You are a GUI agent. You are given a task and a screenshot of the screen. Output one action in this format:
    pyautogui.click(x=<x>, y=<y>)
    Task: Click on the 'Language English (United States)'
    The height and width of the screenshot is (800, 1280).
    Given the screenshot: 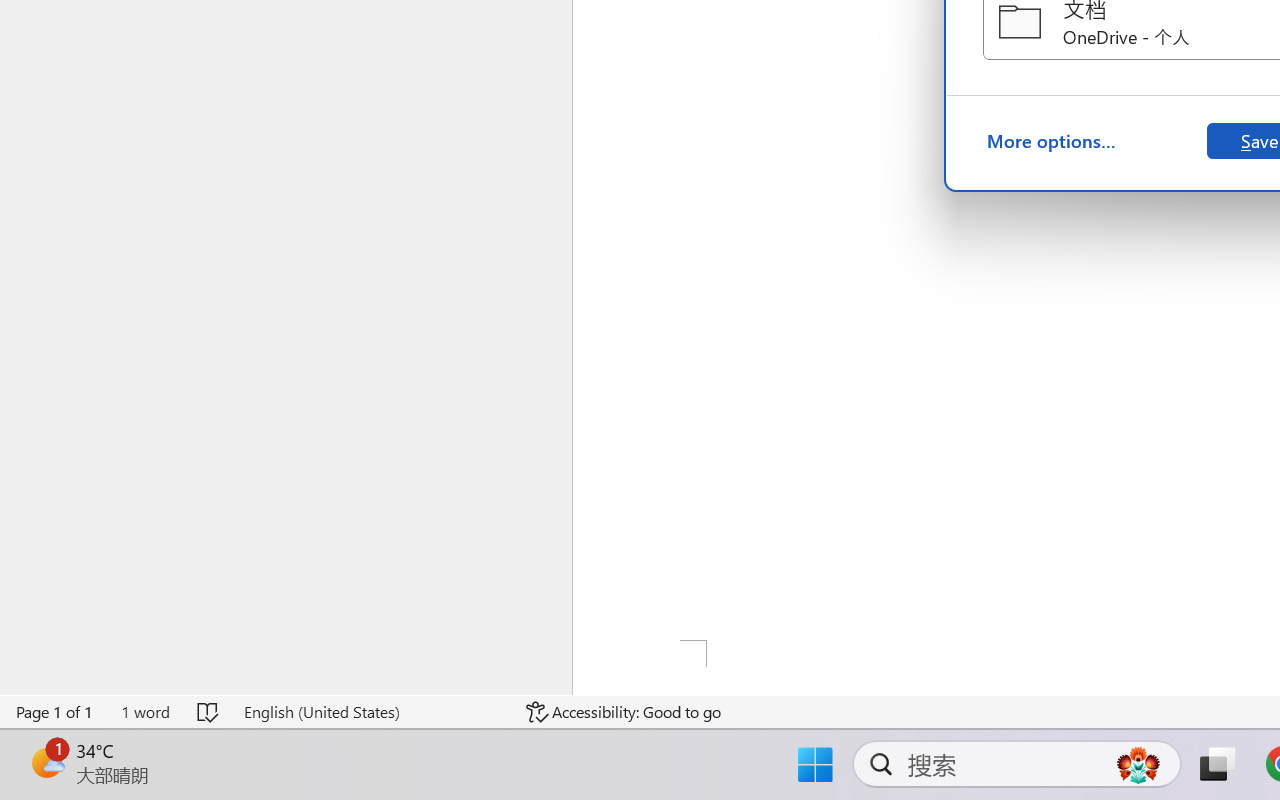 What is the action you would take?
    pyautogui.click(x=371, y=711)
    